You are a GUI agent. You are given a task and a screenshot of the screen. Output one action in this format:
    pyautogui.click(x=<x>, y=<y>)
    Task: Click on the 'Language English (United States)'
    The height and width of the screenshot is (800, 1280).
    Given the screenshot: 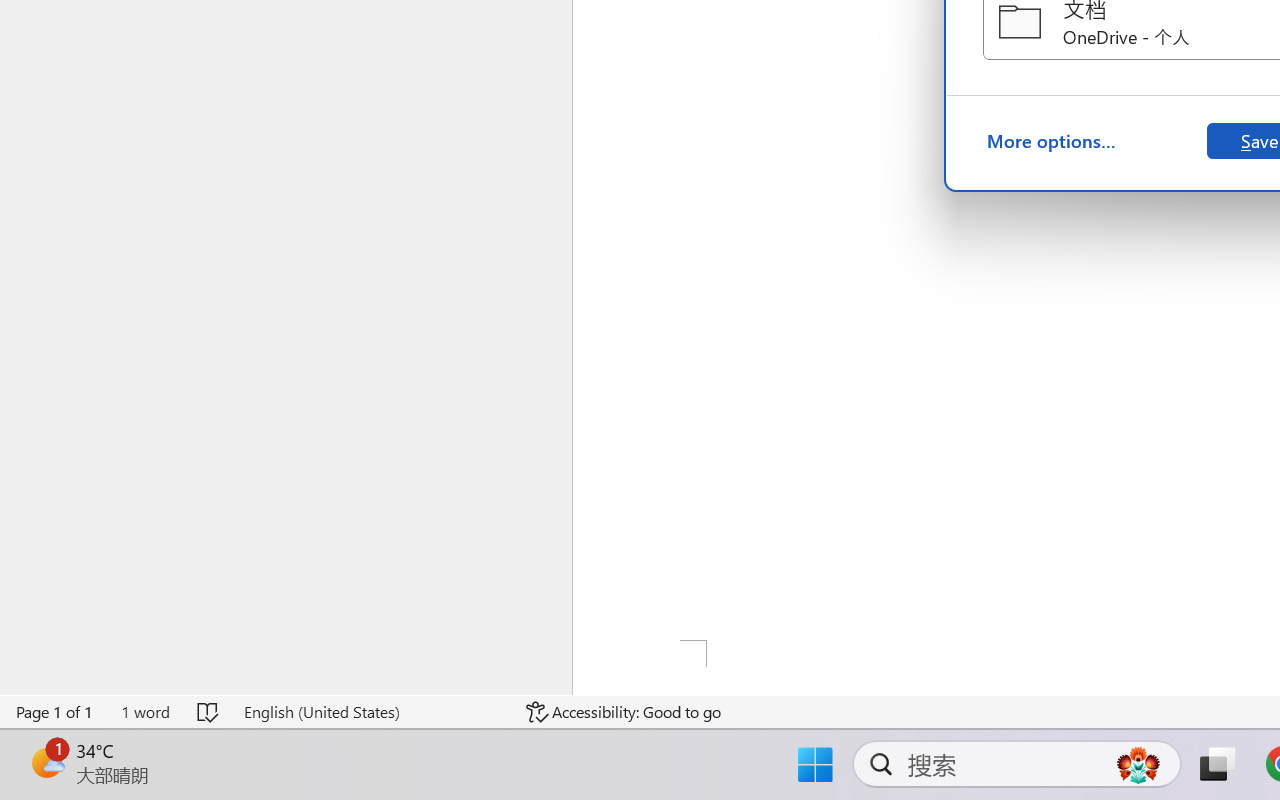 What is the action you would take?
    pyautogui.click(x=371, y=711)
    